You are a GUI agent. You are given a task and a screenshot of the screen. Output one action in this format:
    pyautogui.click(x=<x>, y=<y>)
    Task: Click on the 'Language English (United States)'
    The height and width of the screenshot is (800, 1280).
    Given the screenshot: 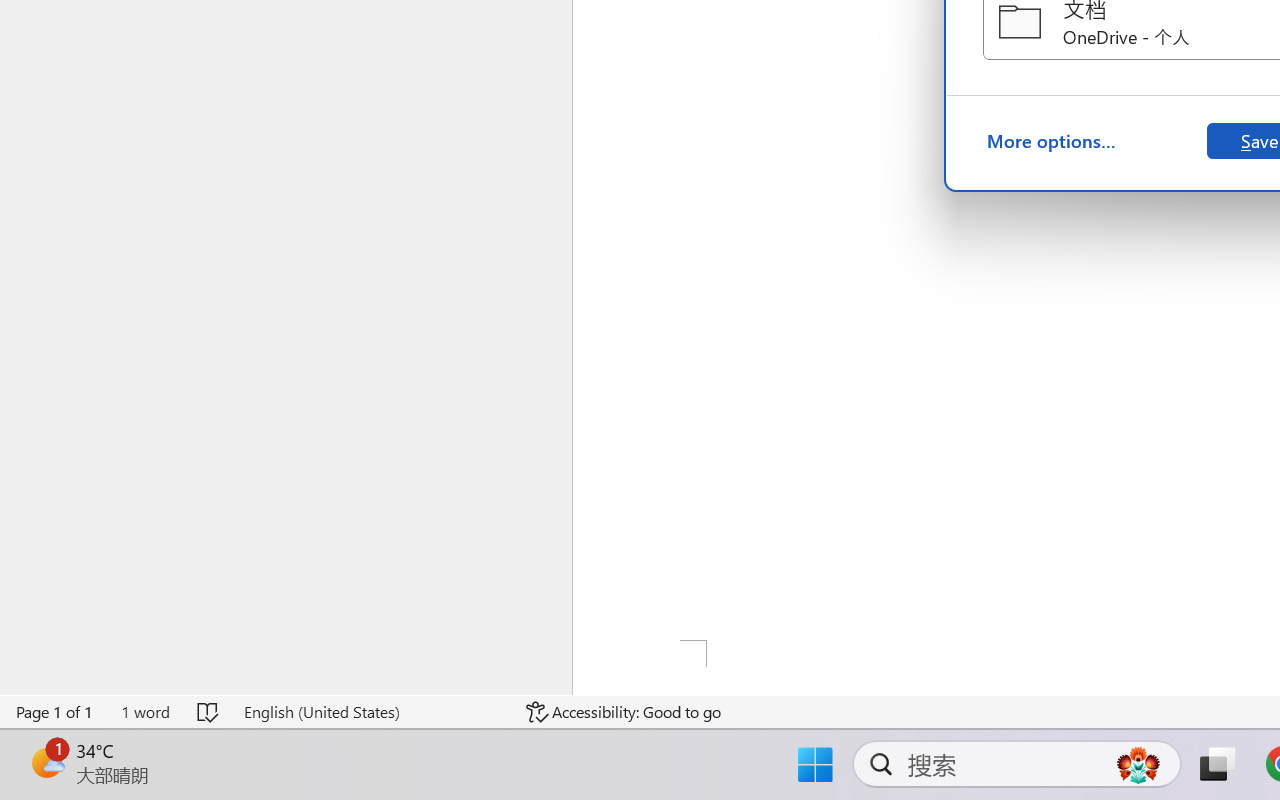 What is the action you would take?
    pyautogui.click(x=371, y=711)
    